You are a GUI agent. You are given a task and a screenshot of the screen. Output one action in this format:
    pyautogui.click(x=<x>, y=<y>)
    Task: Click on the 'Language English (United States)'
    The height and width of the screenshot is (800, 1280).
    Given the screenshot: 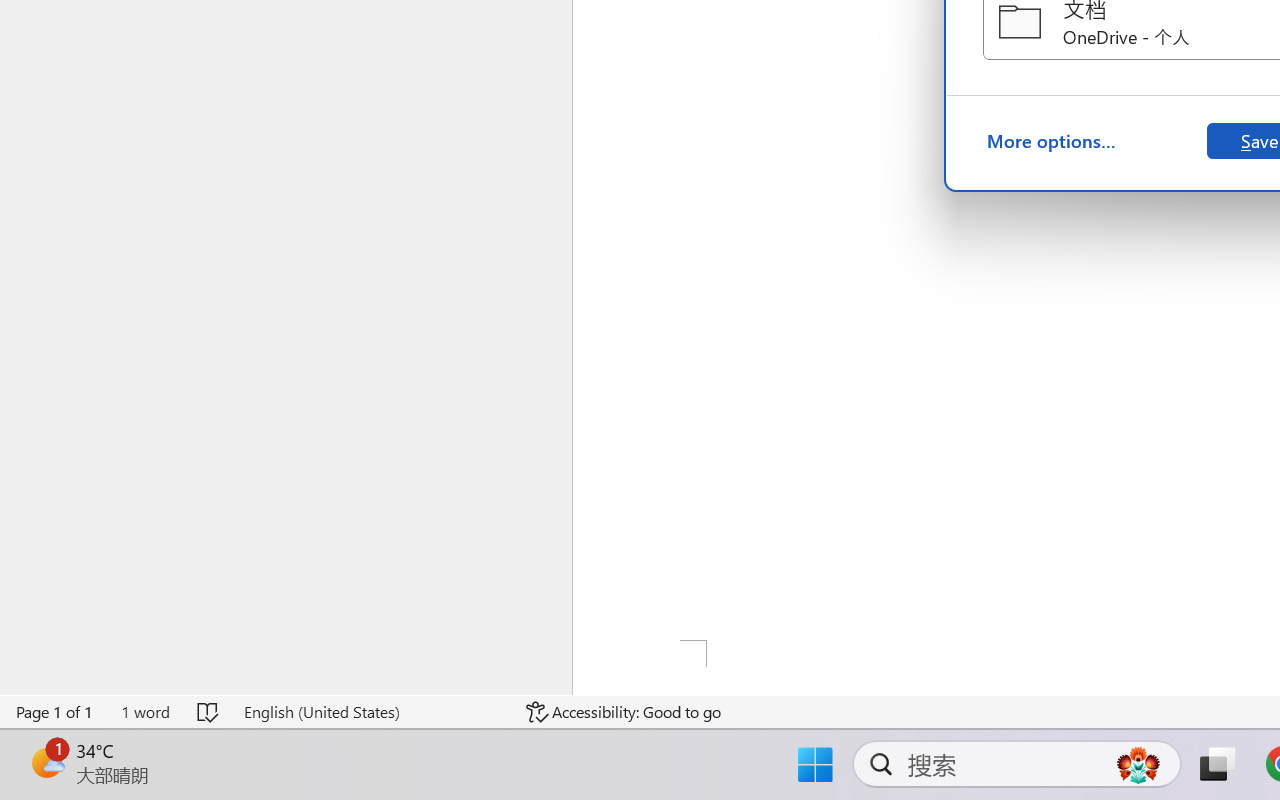 What is the action you would take?
    pyautogui.click(x=371, y=711)
    